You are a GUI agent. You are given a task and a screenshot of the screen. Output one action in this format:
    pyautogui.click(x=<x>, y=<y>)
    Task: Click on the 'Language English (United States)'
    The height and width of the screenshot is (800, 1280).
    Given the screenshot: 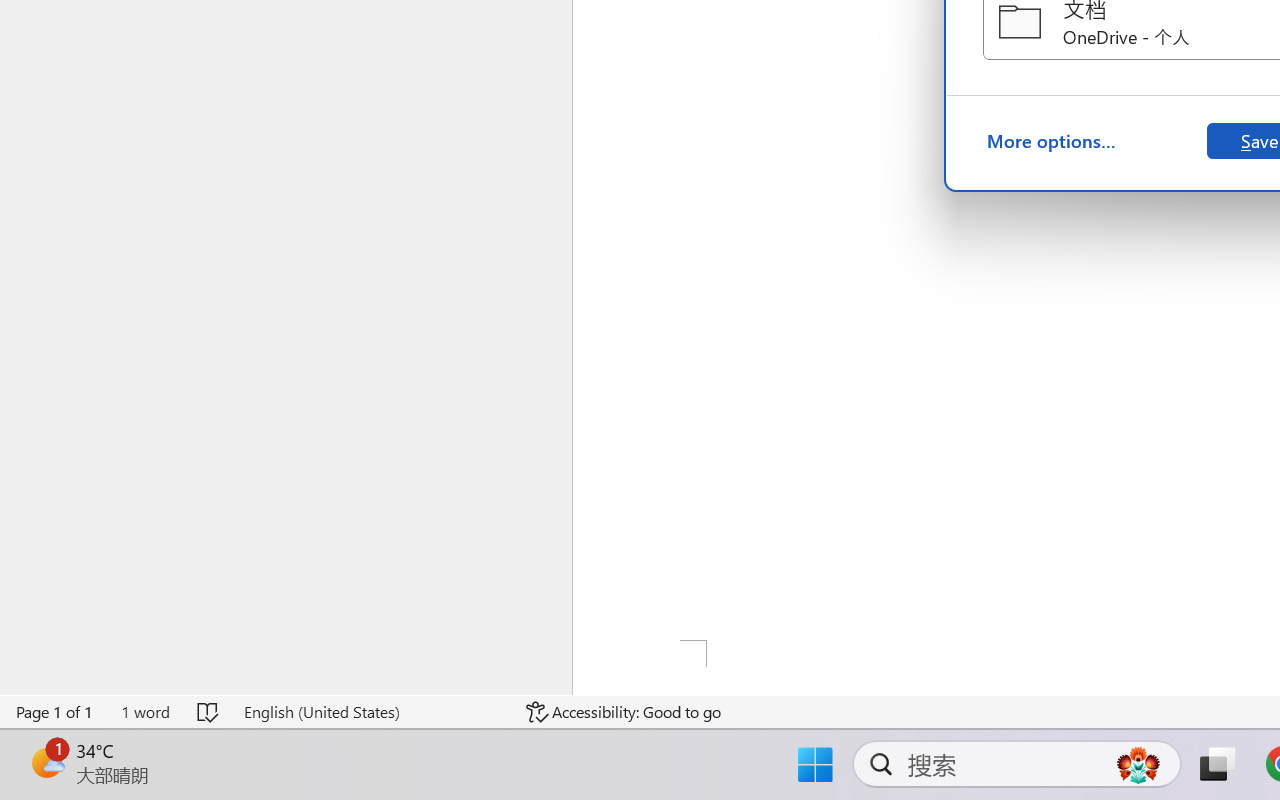 What is the action you would take?
    pyautogui.click(x=371, y=711)
    